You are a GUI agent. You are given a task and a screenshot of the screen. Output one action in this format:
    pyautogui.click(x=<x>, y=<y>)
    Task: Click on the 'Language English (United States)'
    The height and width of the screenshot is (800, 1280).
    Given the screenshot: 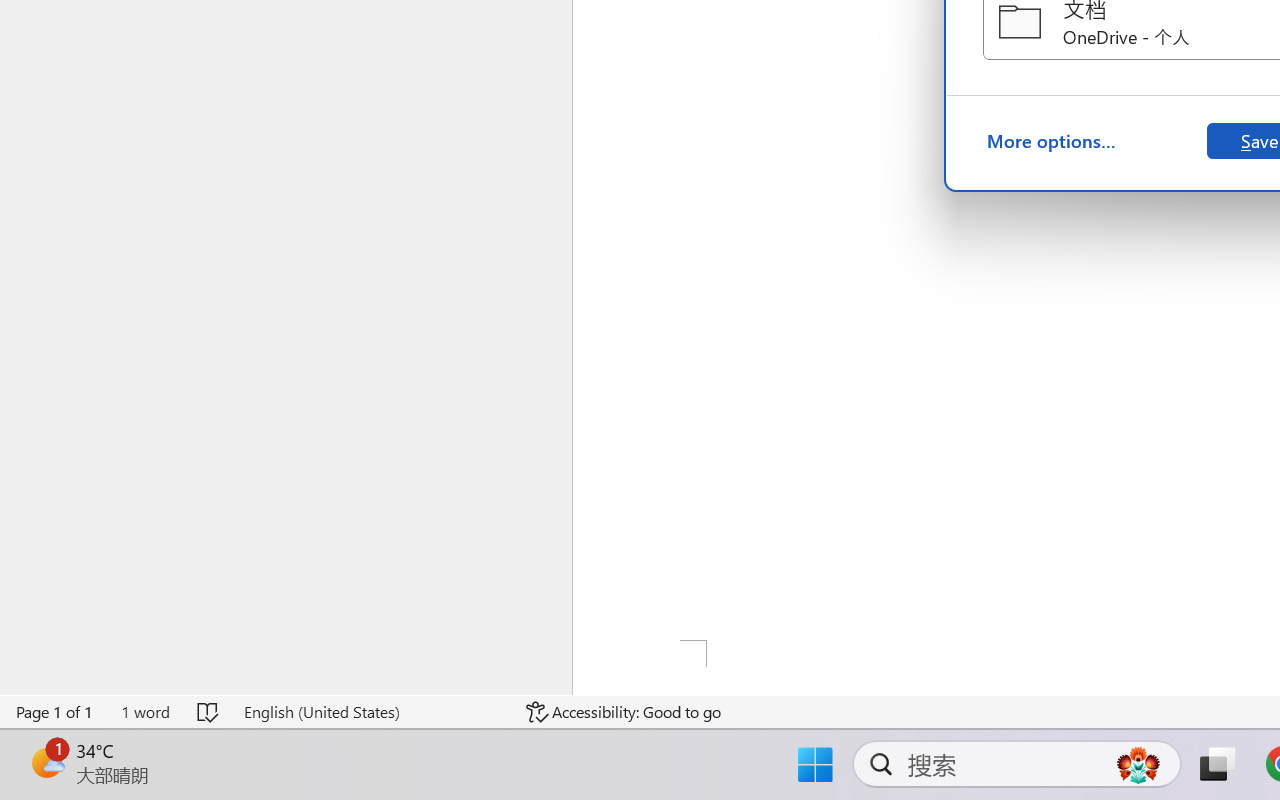 What is the action you would take?
    pyautogui.click(x=371, y=711)
    